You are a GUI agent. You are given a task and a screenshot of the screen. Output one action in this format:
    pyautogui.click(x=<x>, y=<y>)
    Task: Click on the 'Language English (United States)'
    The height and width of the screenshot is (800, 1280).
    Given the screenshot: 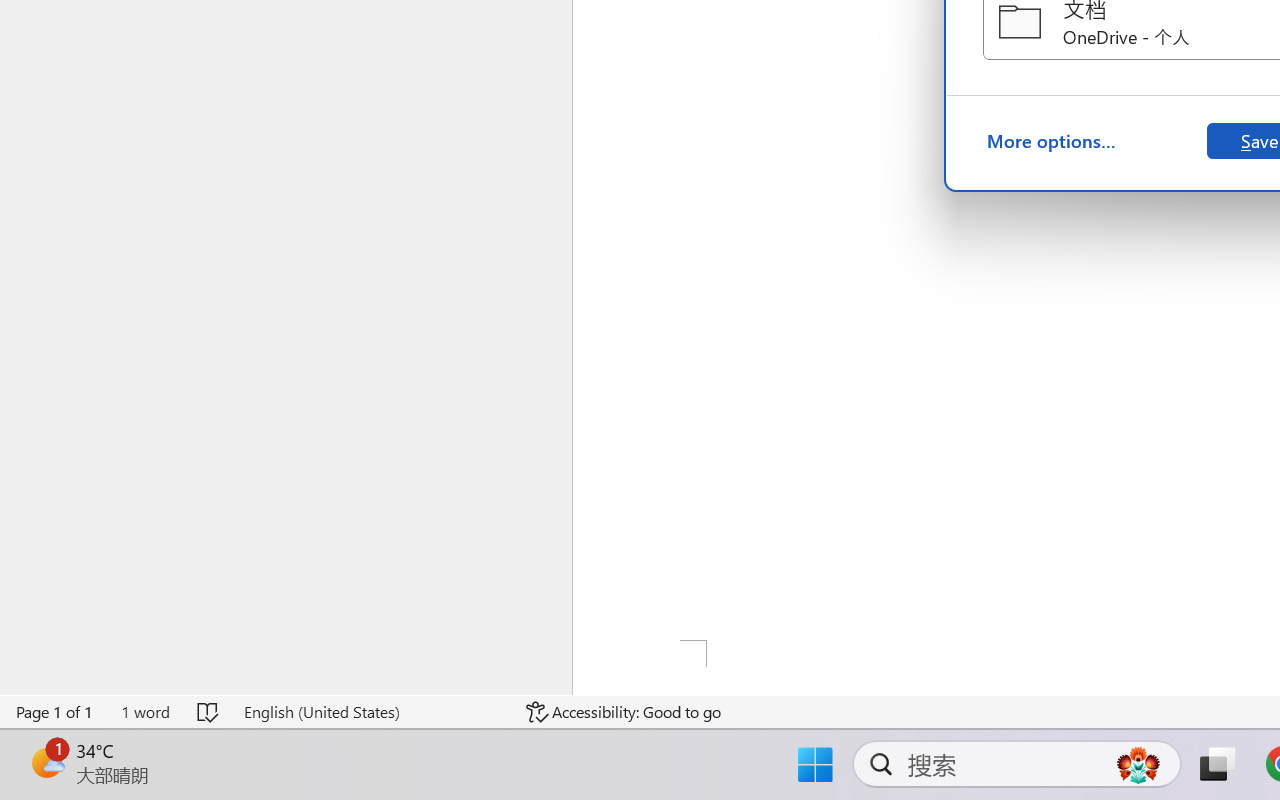 What is the action you would take?
    pyautogui.click(x=371, y=711)
    